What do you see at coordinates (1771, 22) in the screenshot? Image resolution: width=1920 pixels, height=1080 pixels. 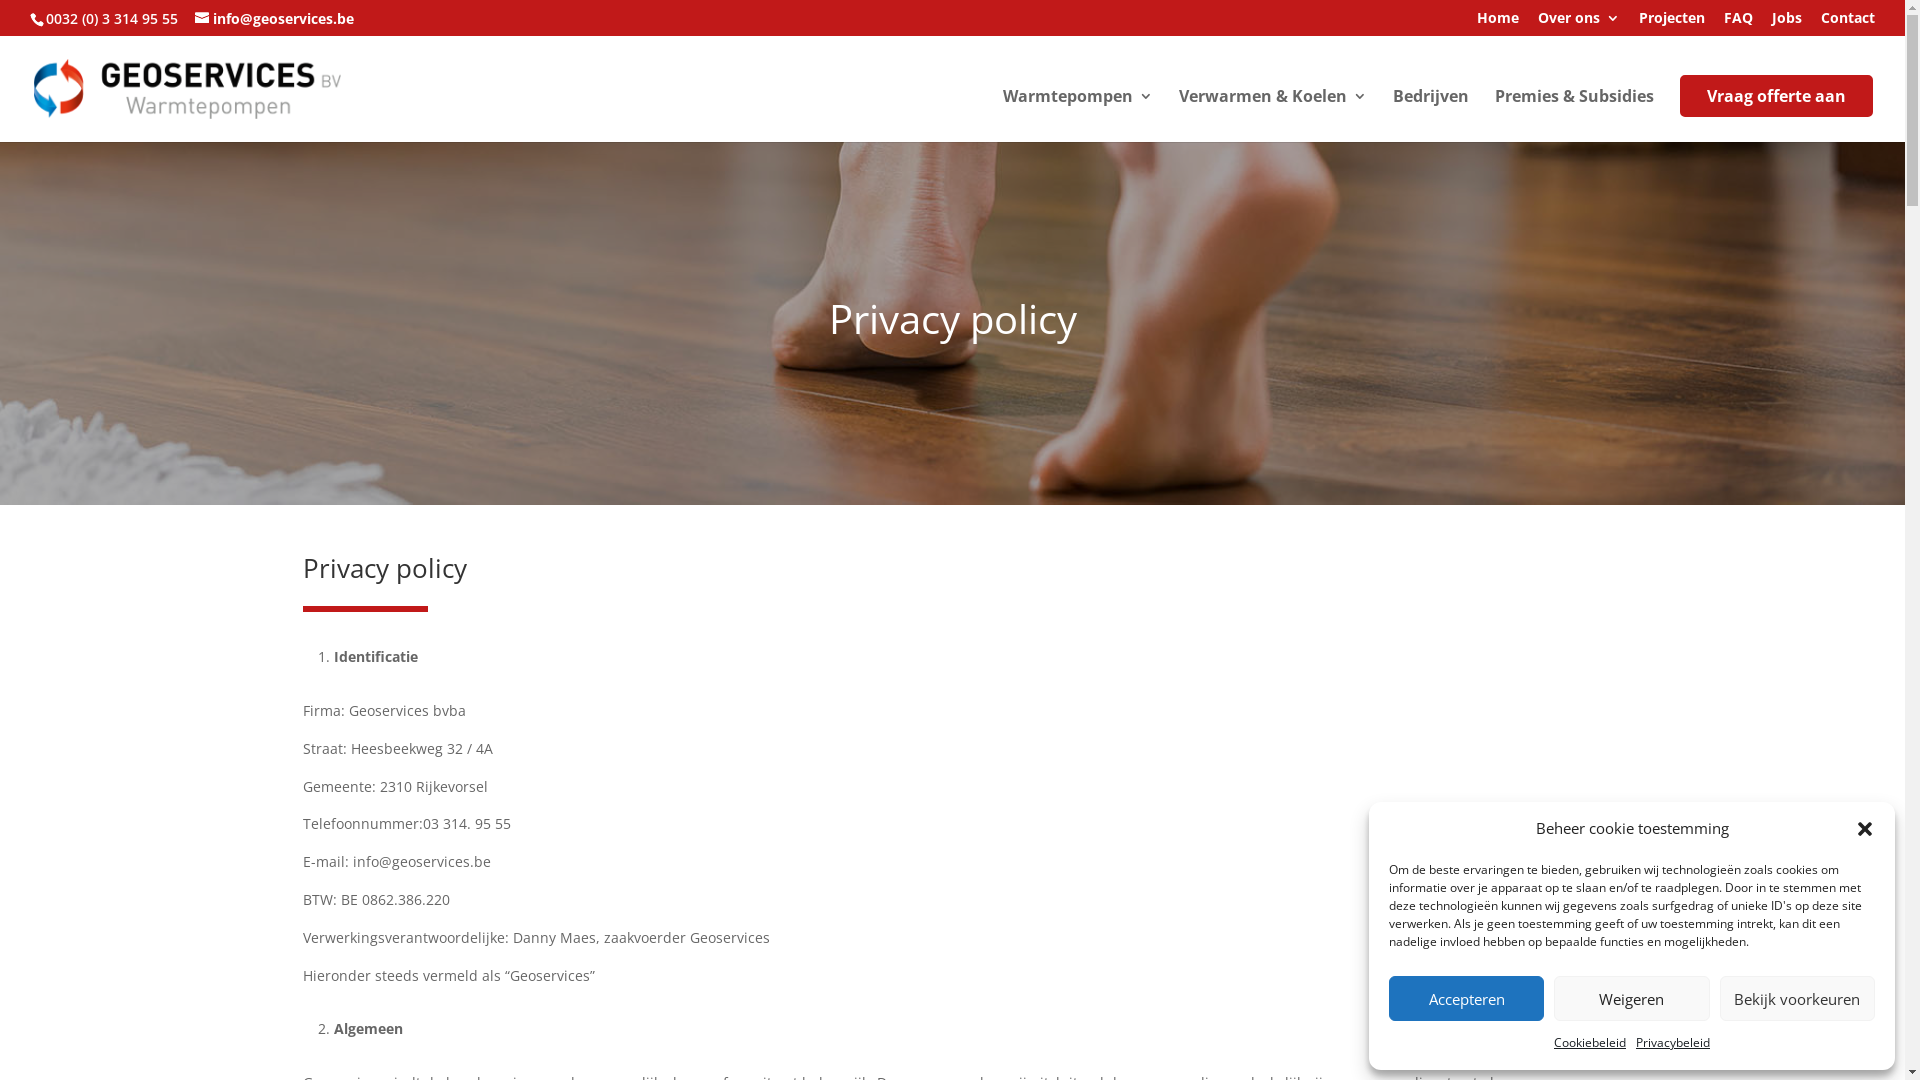 I see `'Jobs'` at bounding box center [1771, 22].